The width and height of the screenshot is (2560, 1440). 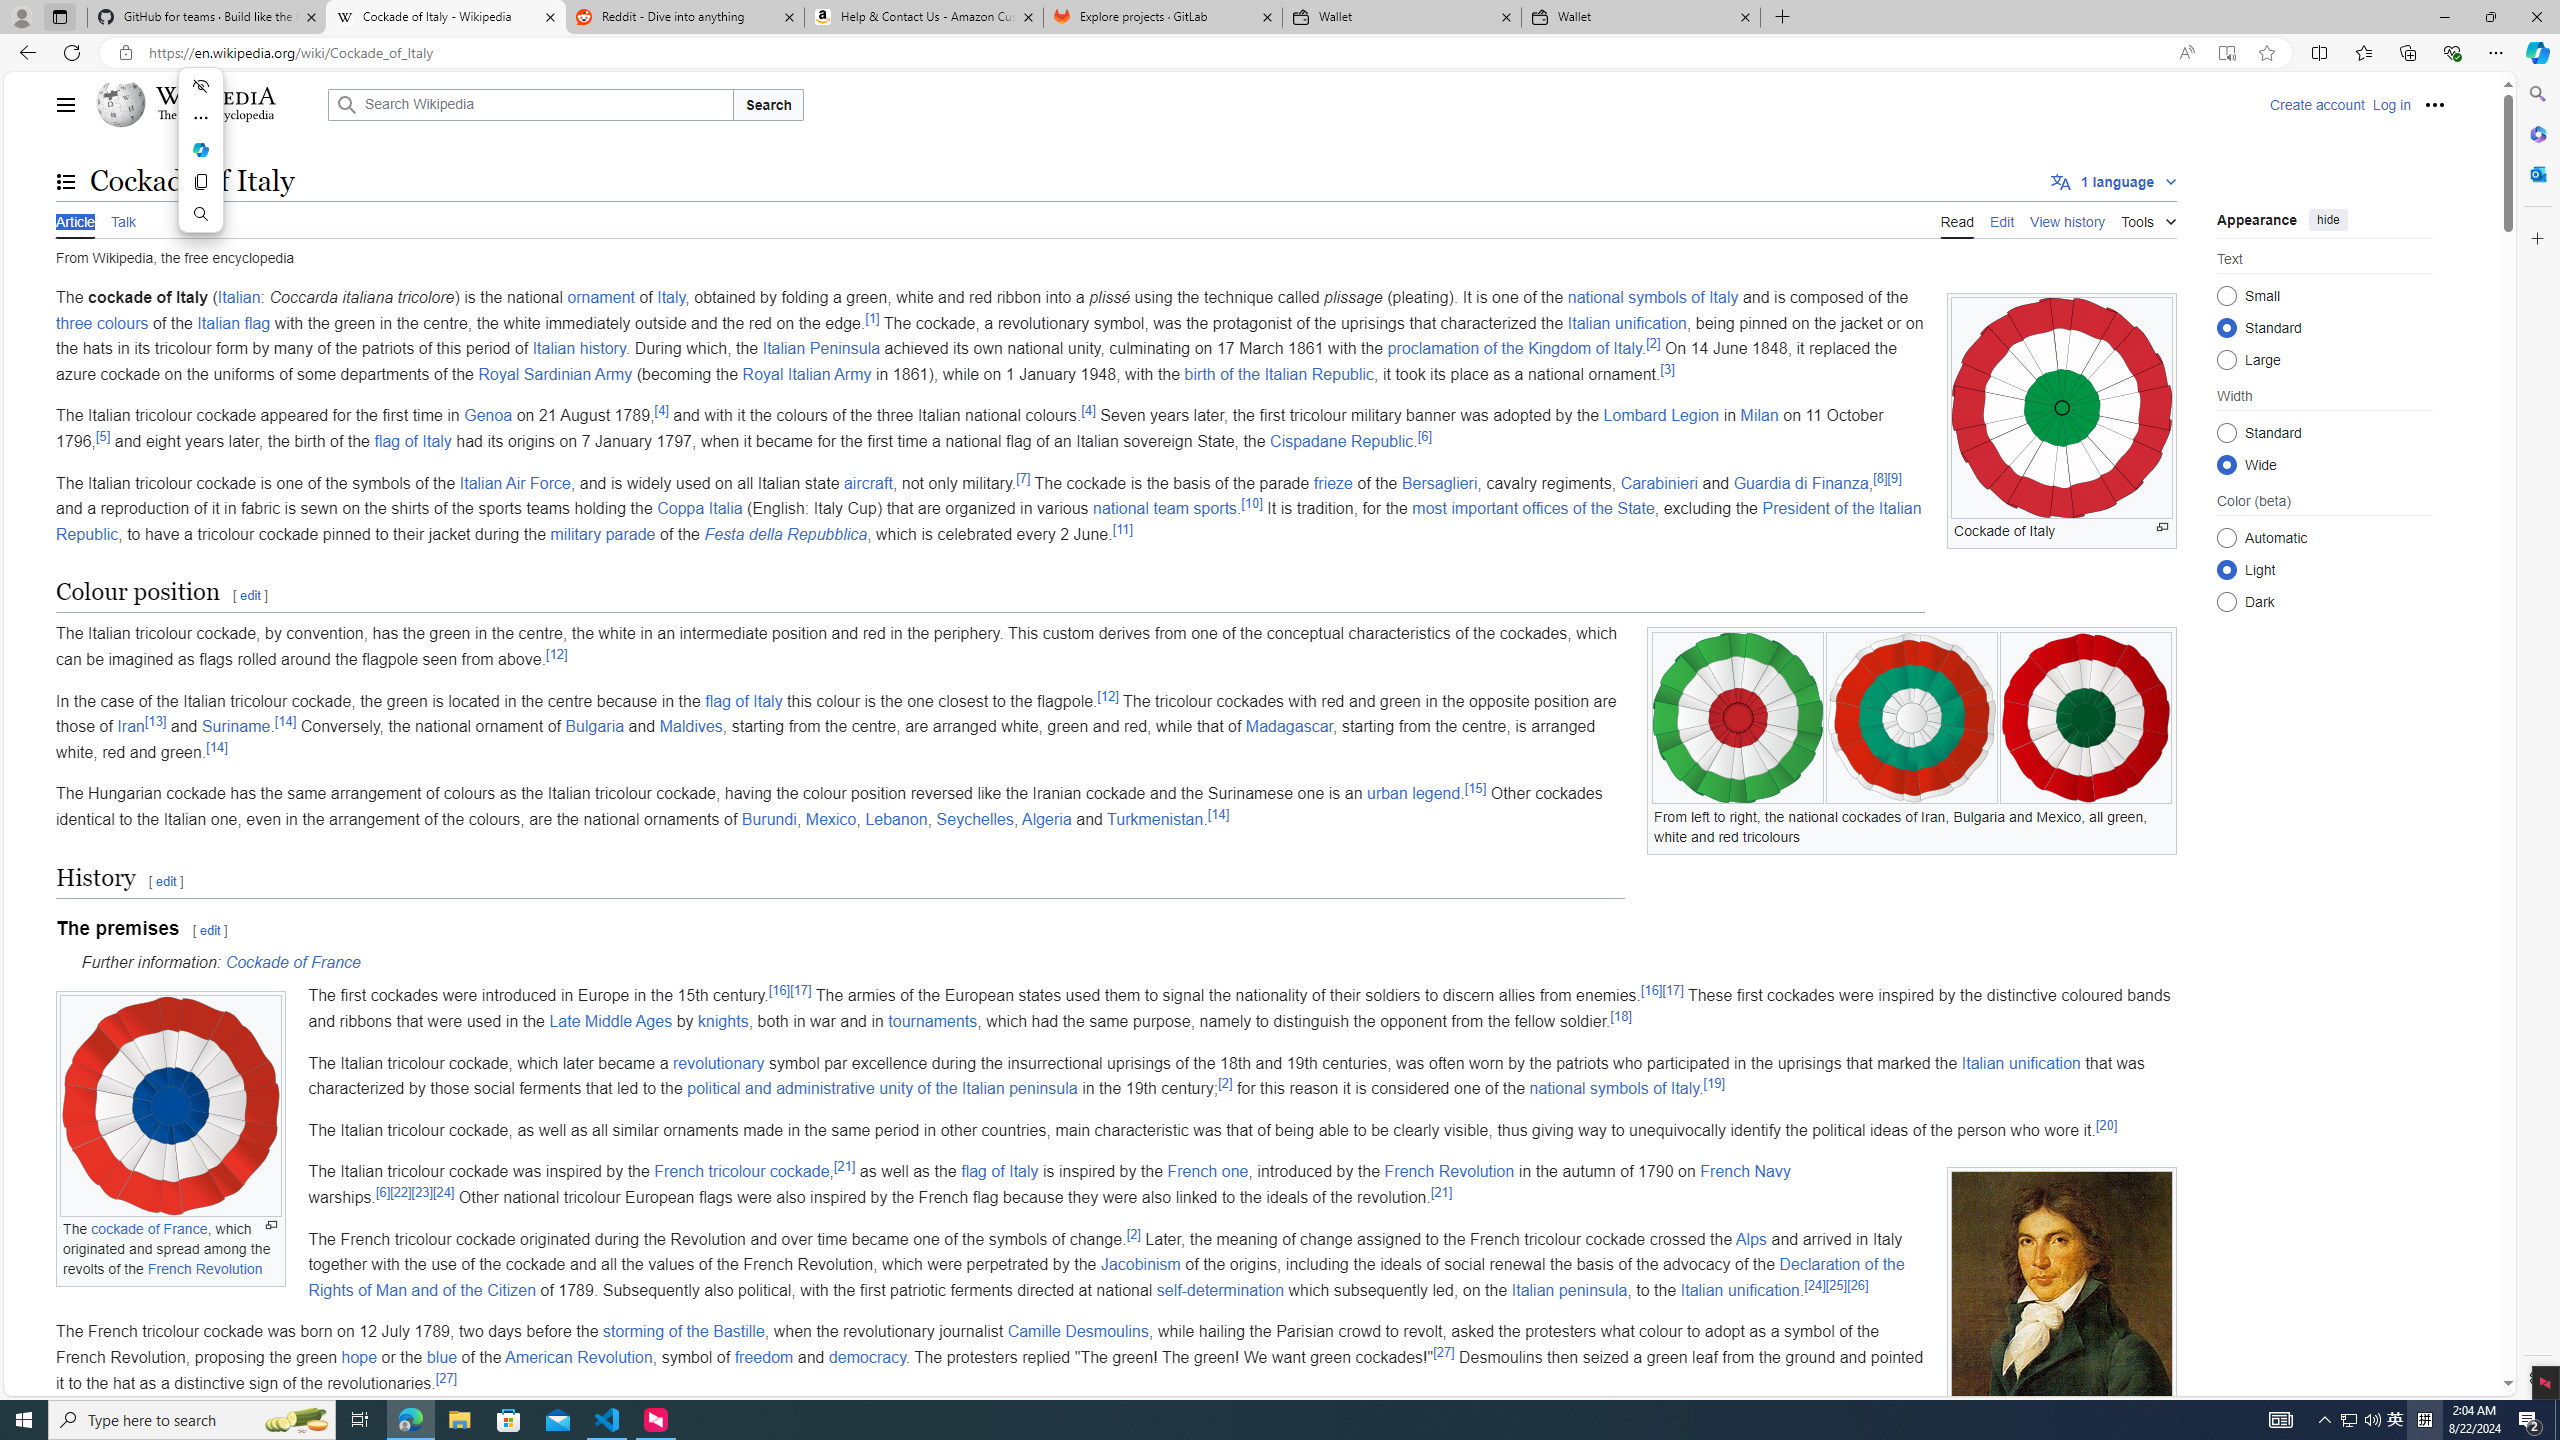 I want to click on 'View history', so click(x=2067, y=218).